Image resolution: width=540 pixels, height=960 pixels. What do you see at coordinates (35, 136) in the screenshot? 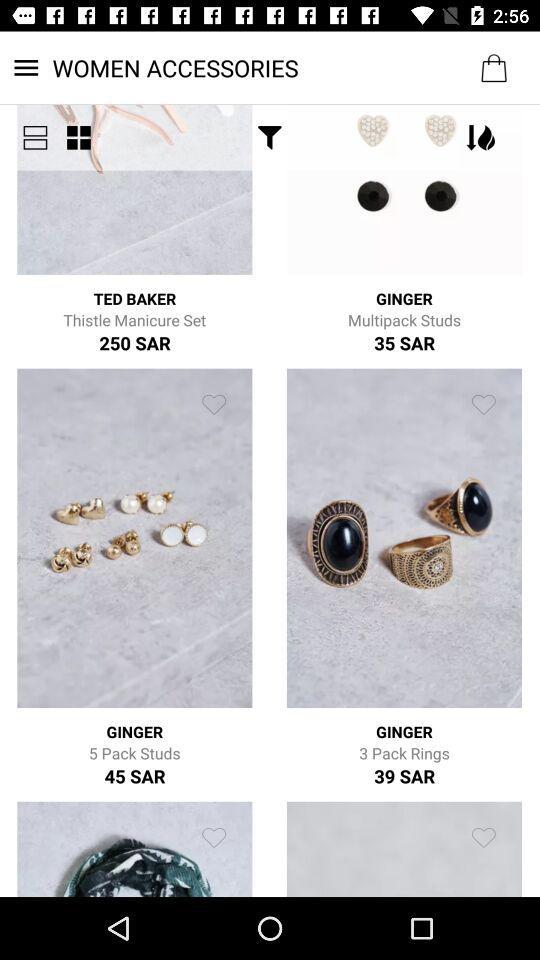
I see `the menu icon` at bounding box center [35, 136].